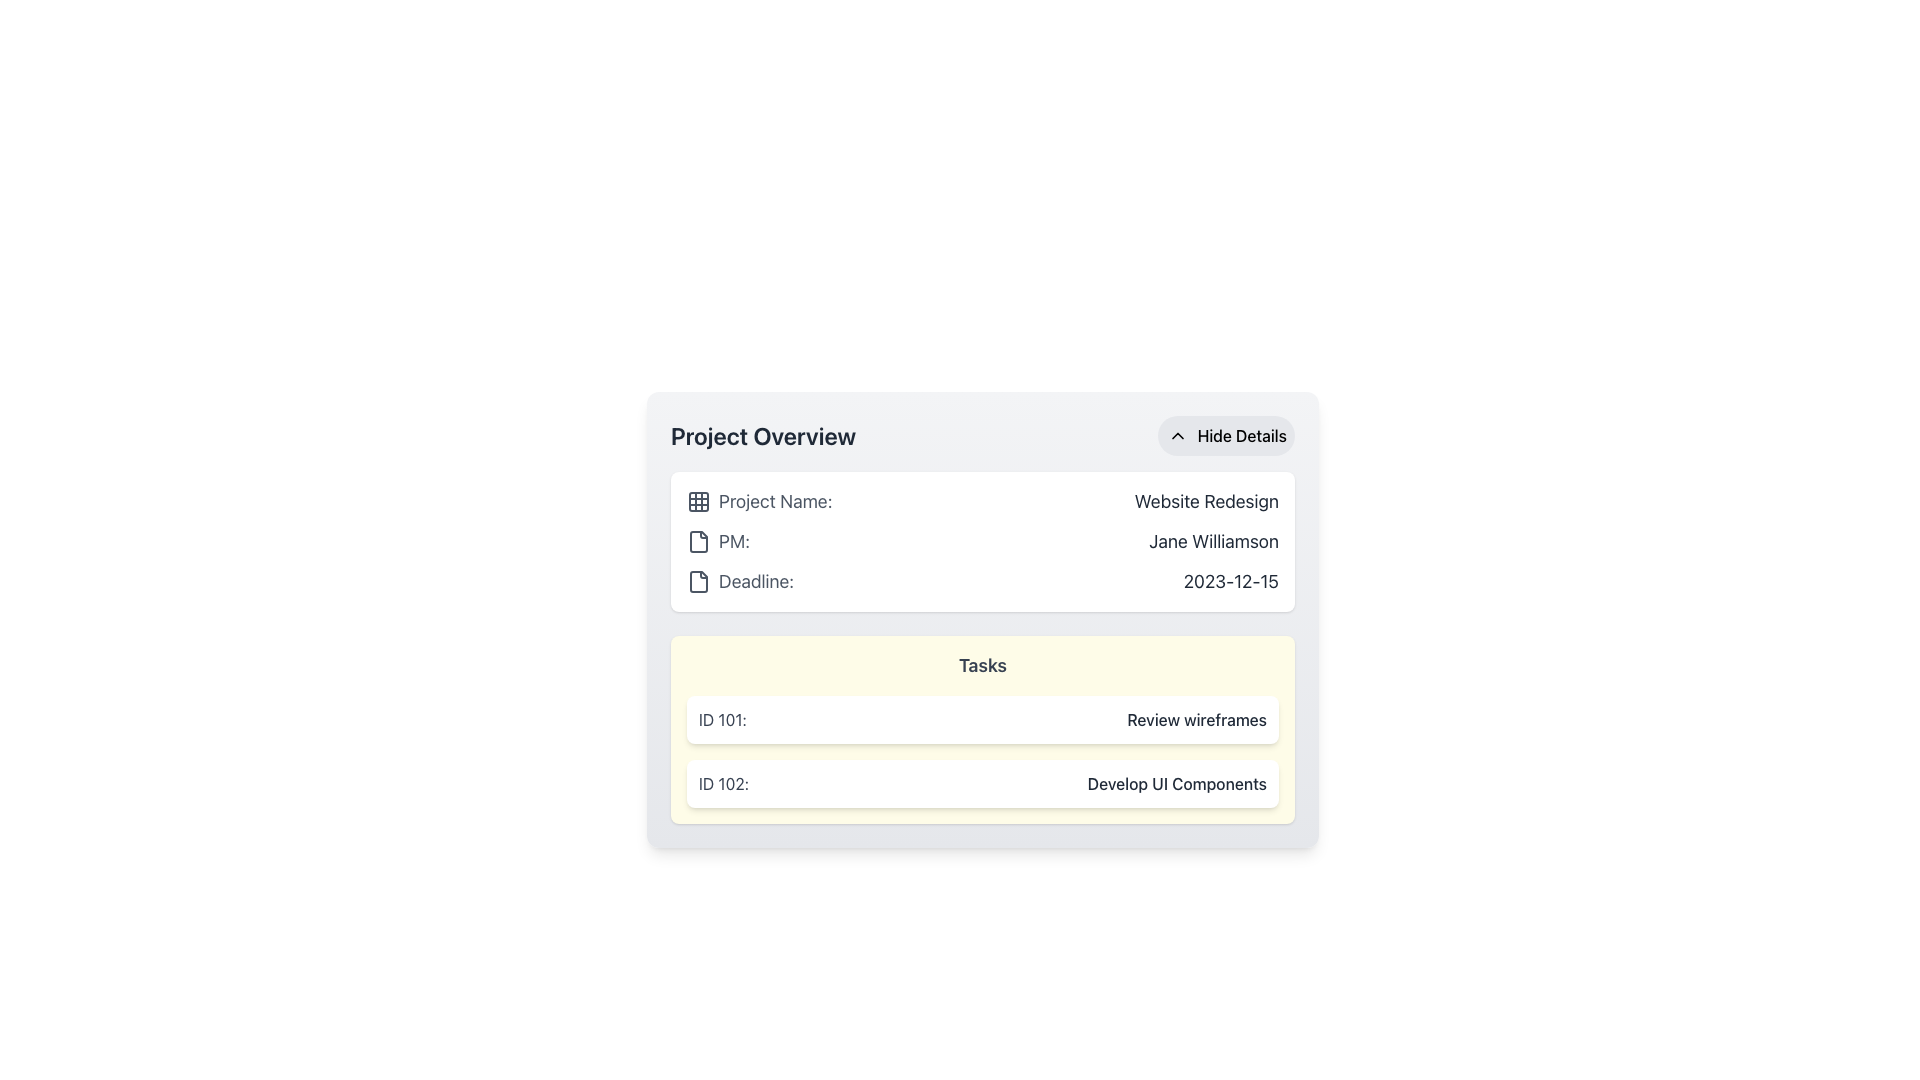  I want to click on the static text label displaying 'PM:', which is located in the middle section of the interface and aligned with other descriptive labels, so click(733, 542).